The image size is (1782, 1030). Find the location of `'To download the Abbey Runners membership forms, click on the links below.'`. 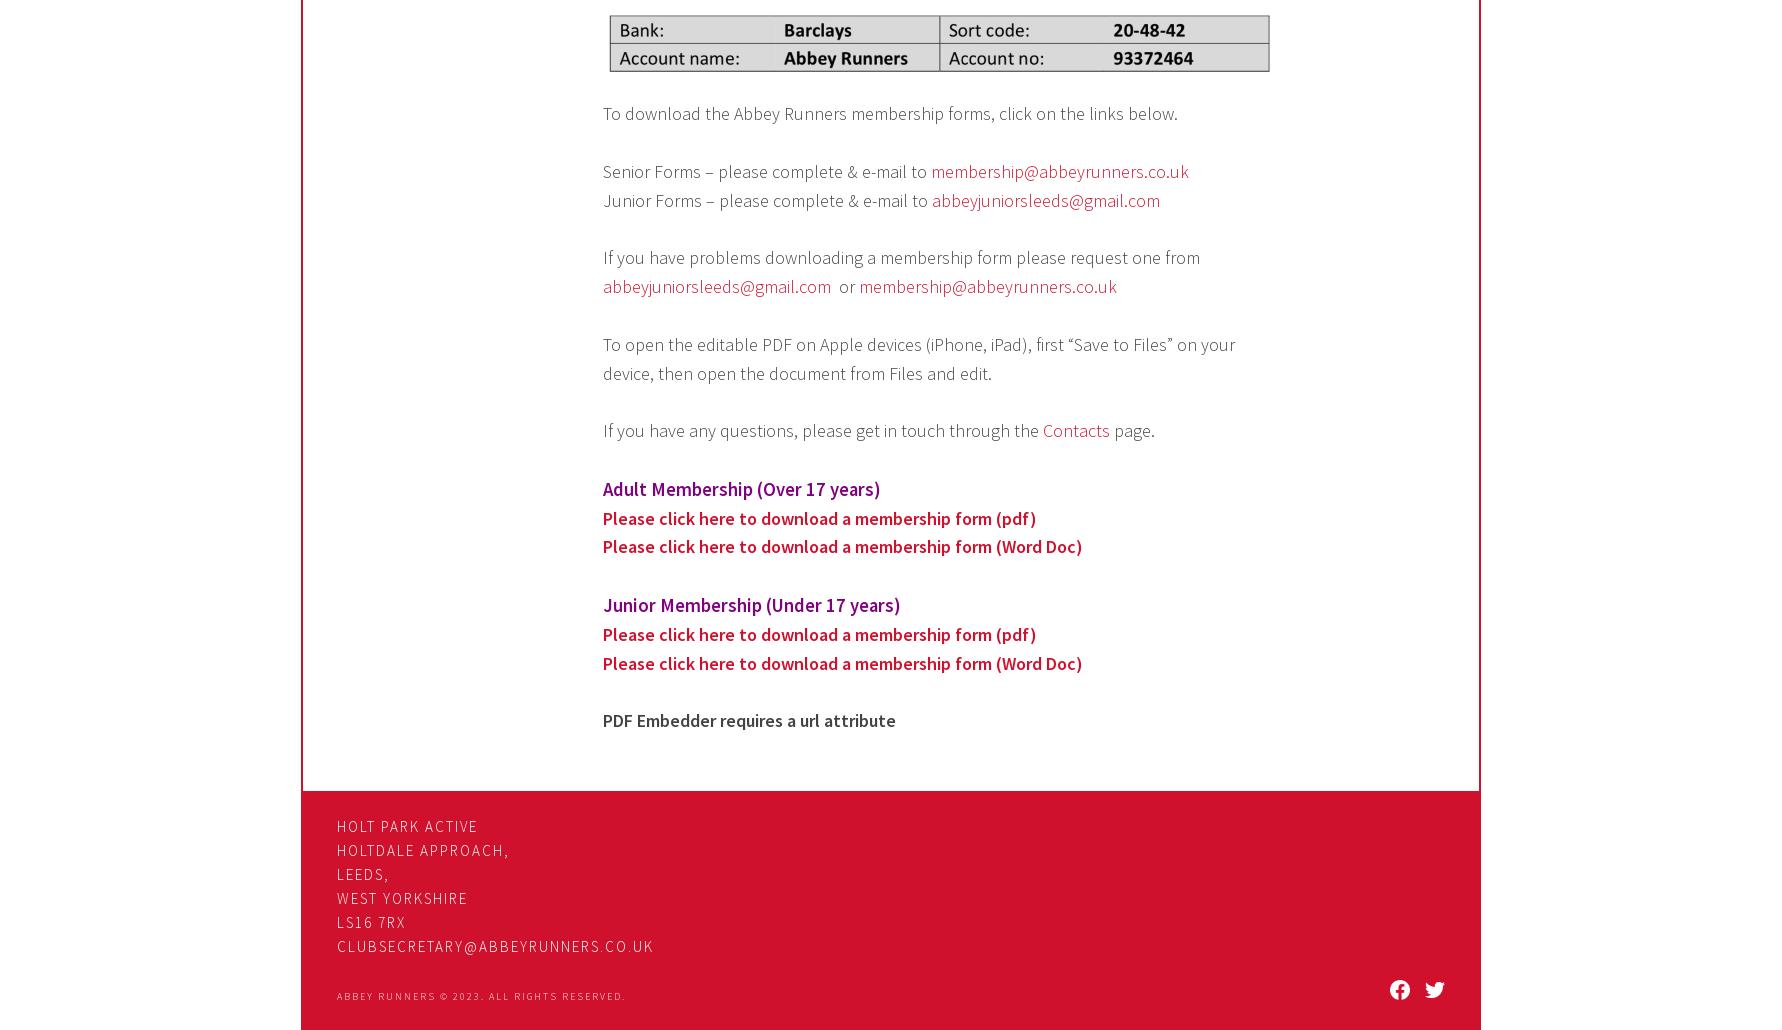

'To download the Abbey Runners membership forms, click on the links below.' is located at coordinates (889, 112).